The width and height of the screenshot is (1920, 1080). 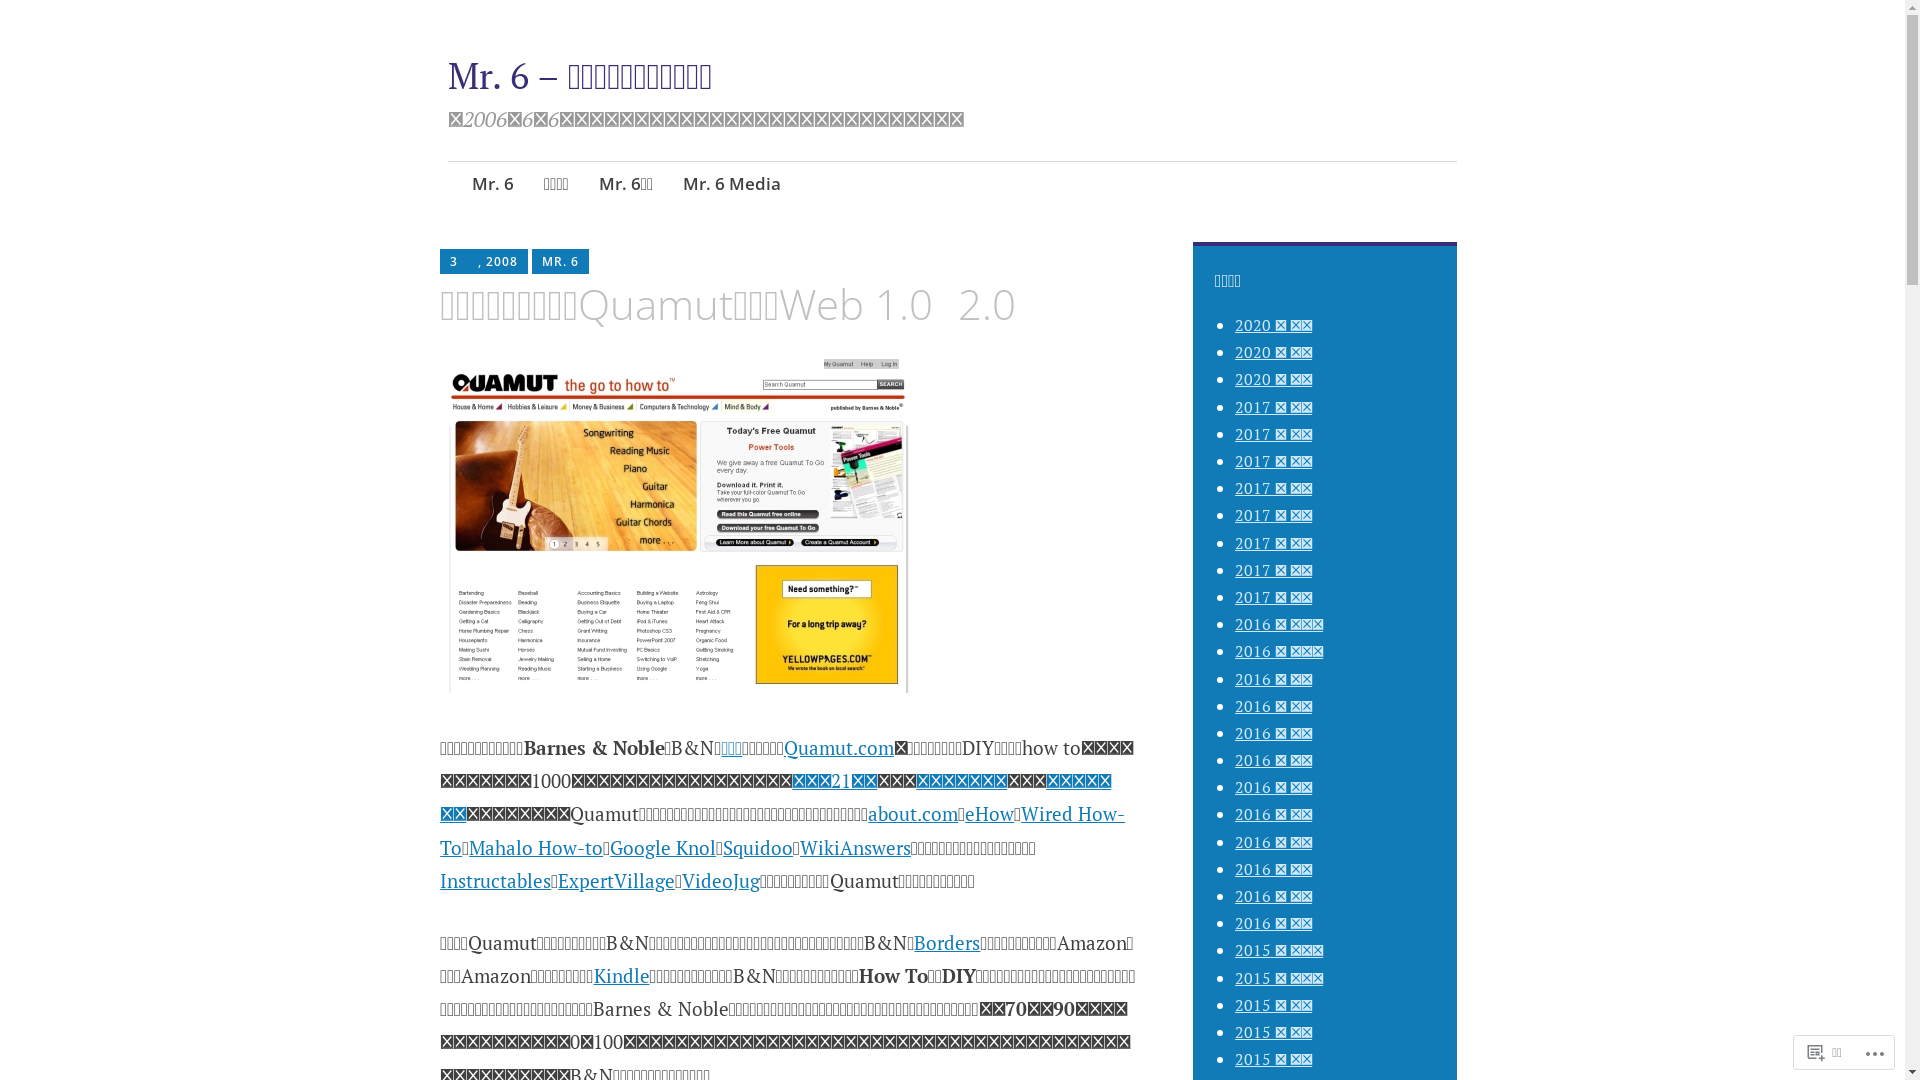 What do you see at coordinates (989, 813) in the screenshot?
I see `'eHow'` at bounding box center [989, 813].